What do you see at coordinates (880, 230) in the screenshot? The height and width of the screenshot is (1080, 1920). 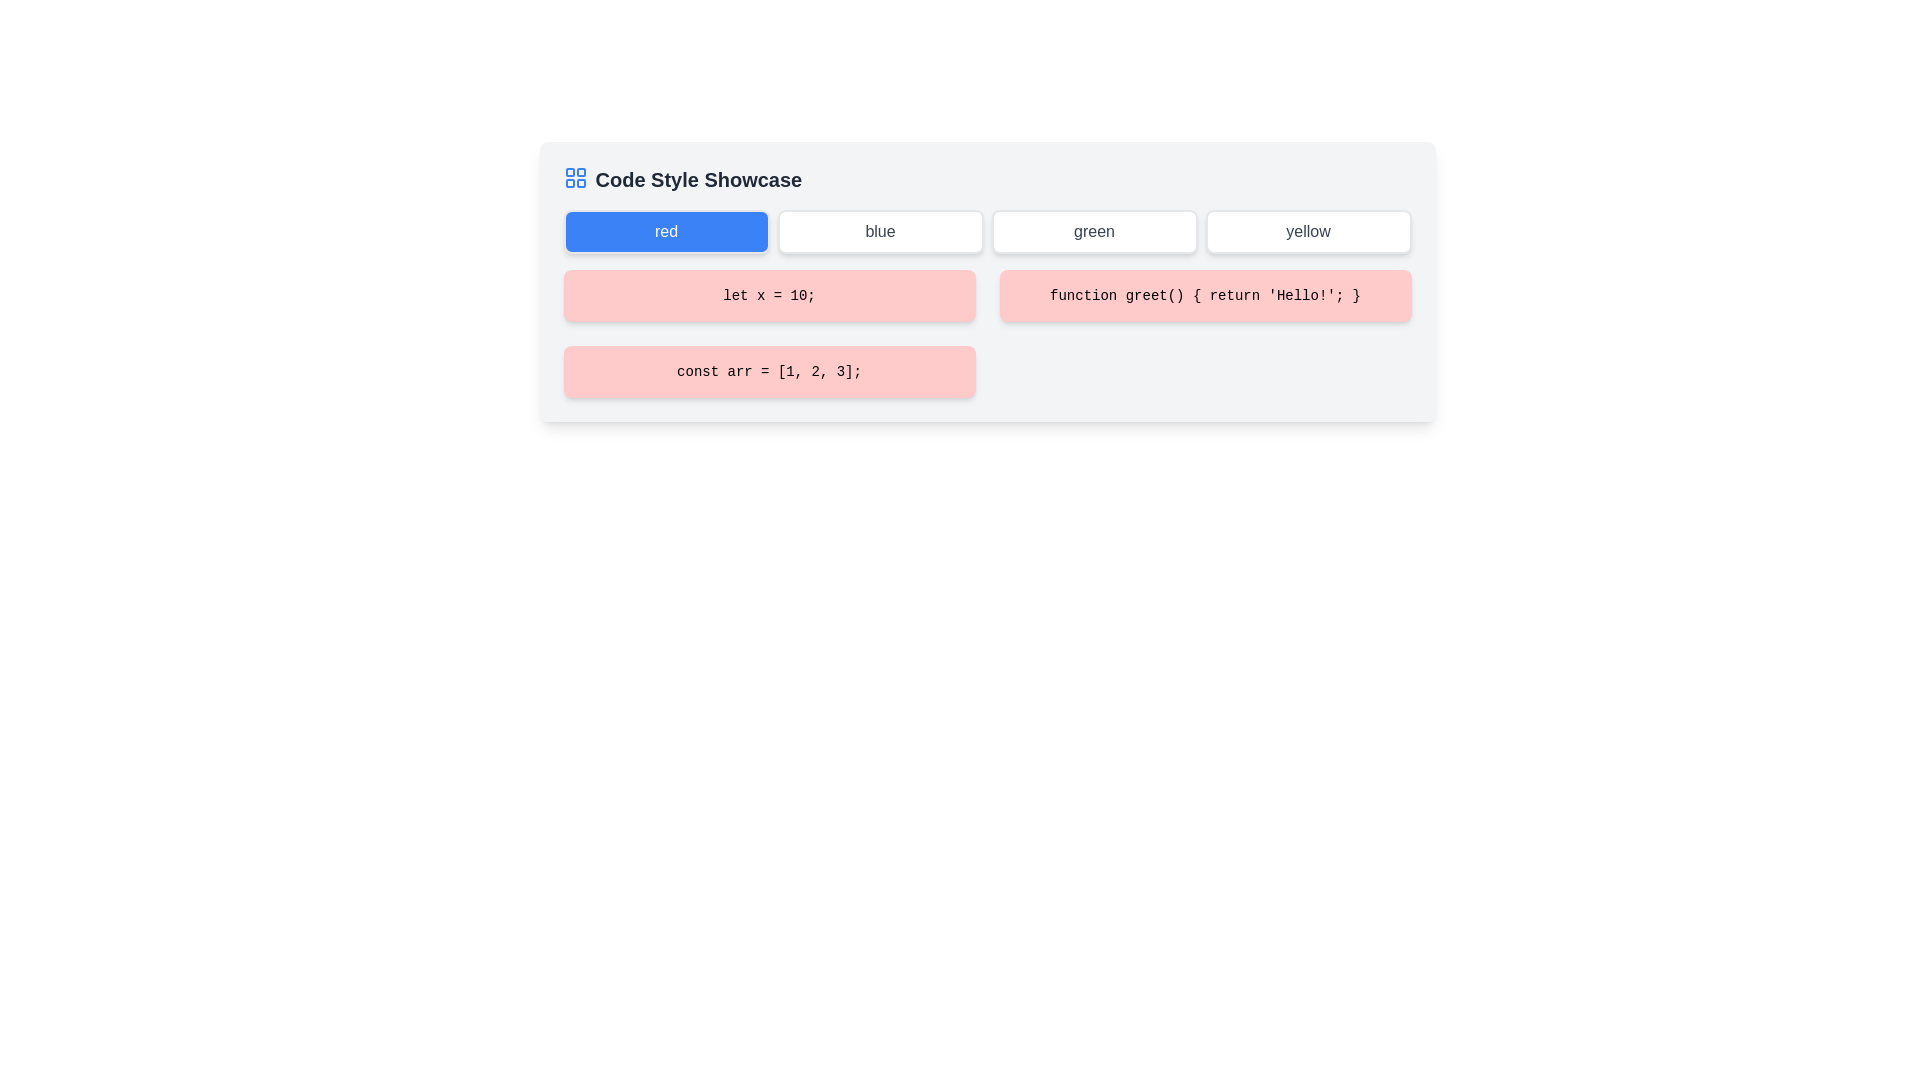 I see `the 'blue' button, which is a rectangular button with rounded corners and a white background` at bounding box center [880, 230].